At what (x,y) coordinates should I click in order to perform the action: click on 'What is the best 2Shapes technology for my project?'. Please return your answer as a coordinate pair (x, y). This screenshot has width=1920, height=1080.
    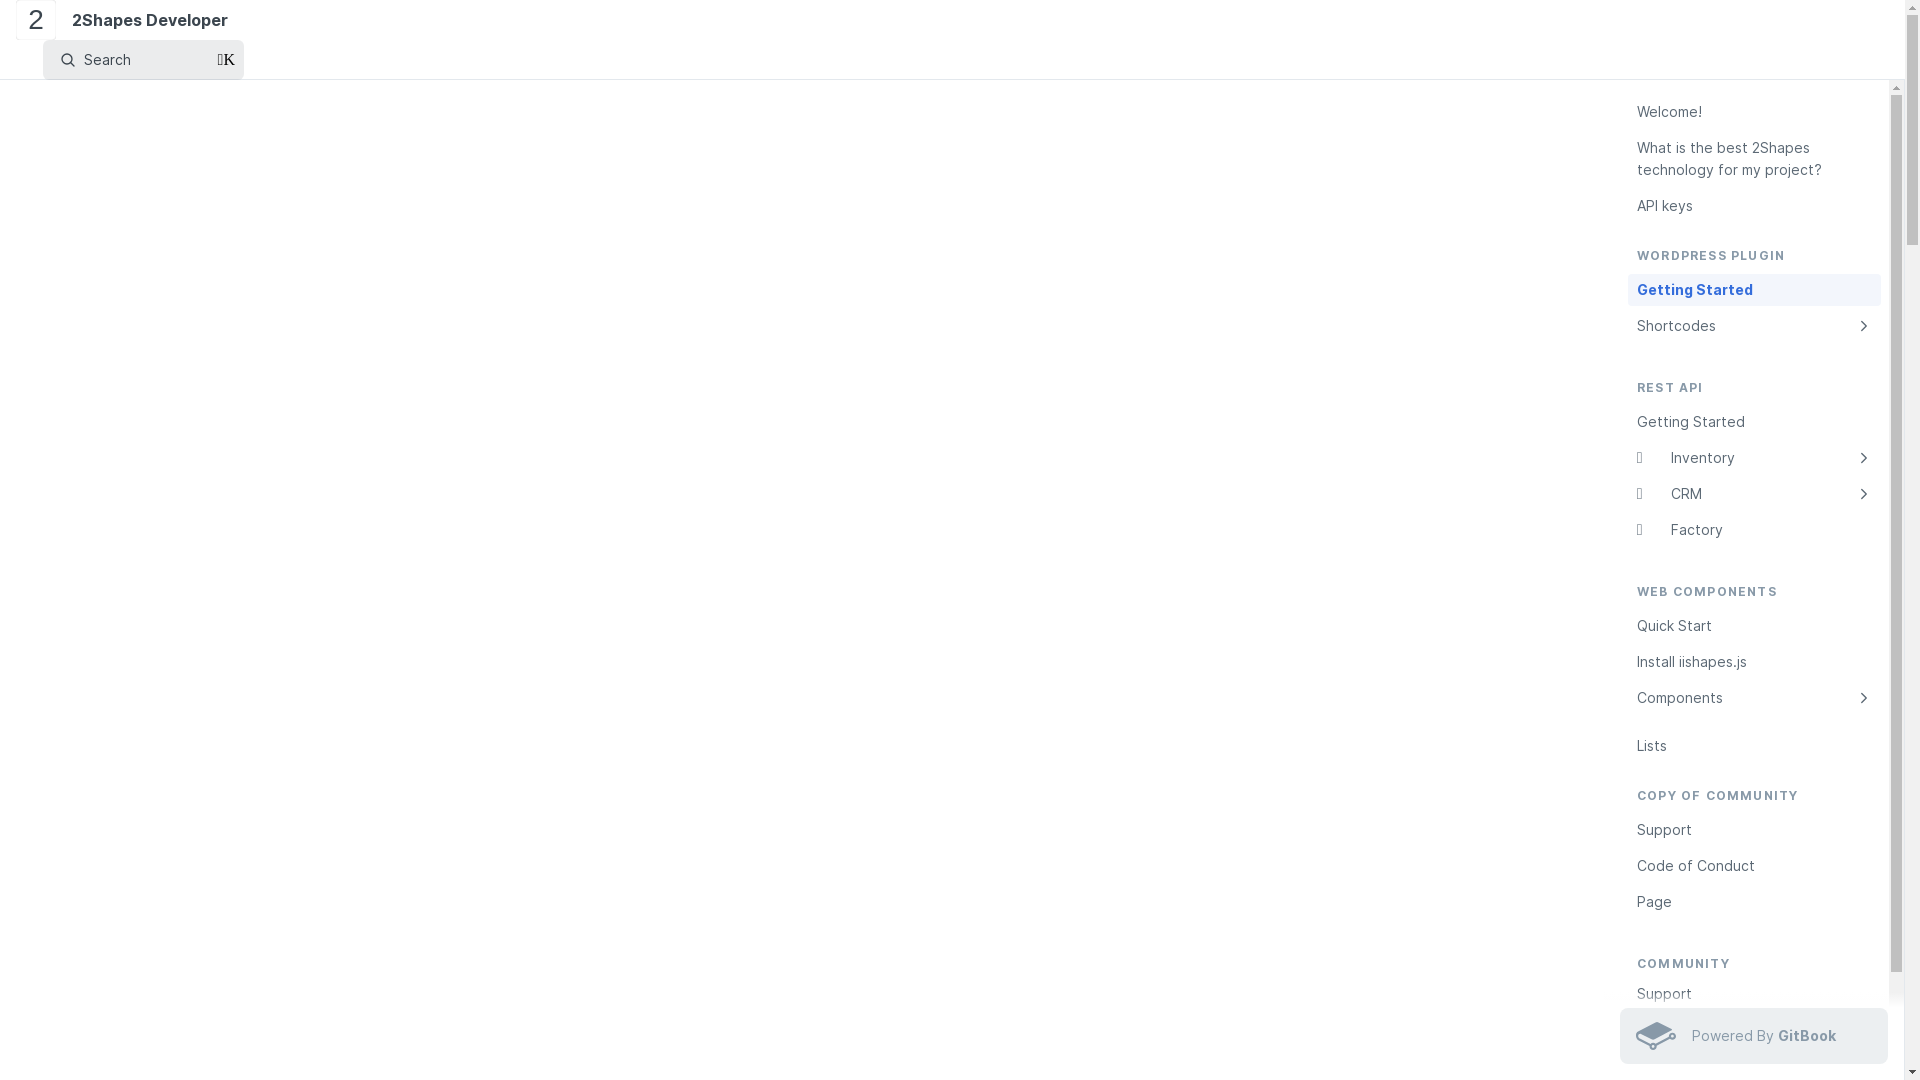
    Looking at the image, I should click on (1753, 157).